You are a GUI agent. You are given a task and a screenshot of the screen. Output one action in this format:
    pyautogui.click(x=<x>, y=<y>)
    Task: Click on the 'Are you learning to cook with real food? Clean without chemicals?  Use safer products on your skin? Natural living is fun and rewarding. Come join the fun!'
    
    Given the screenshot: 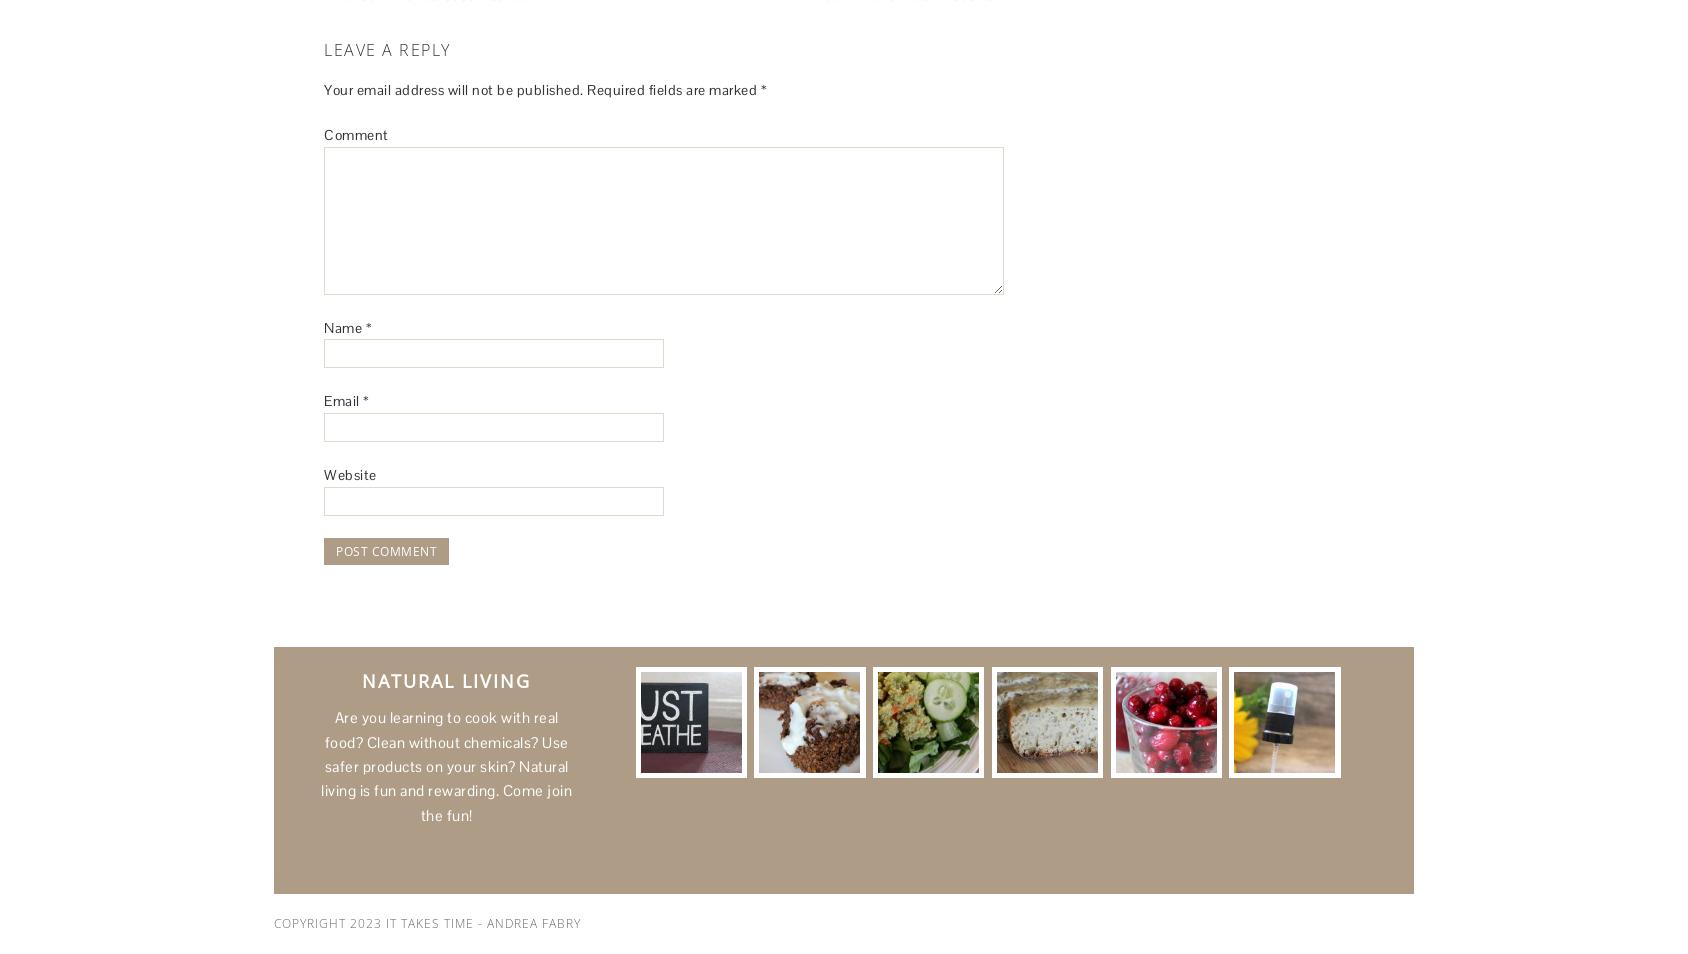 What is the action you would take?
    pyautogui.click(x=445, y=765)
    